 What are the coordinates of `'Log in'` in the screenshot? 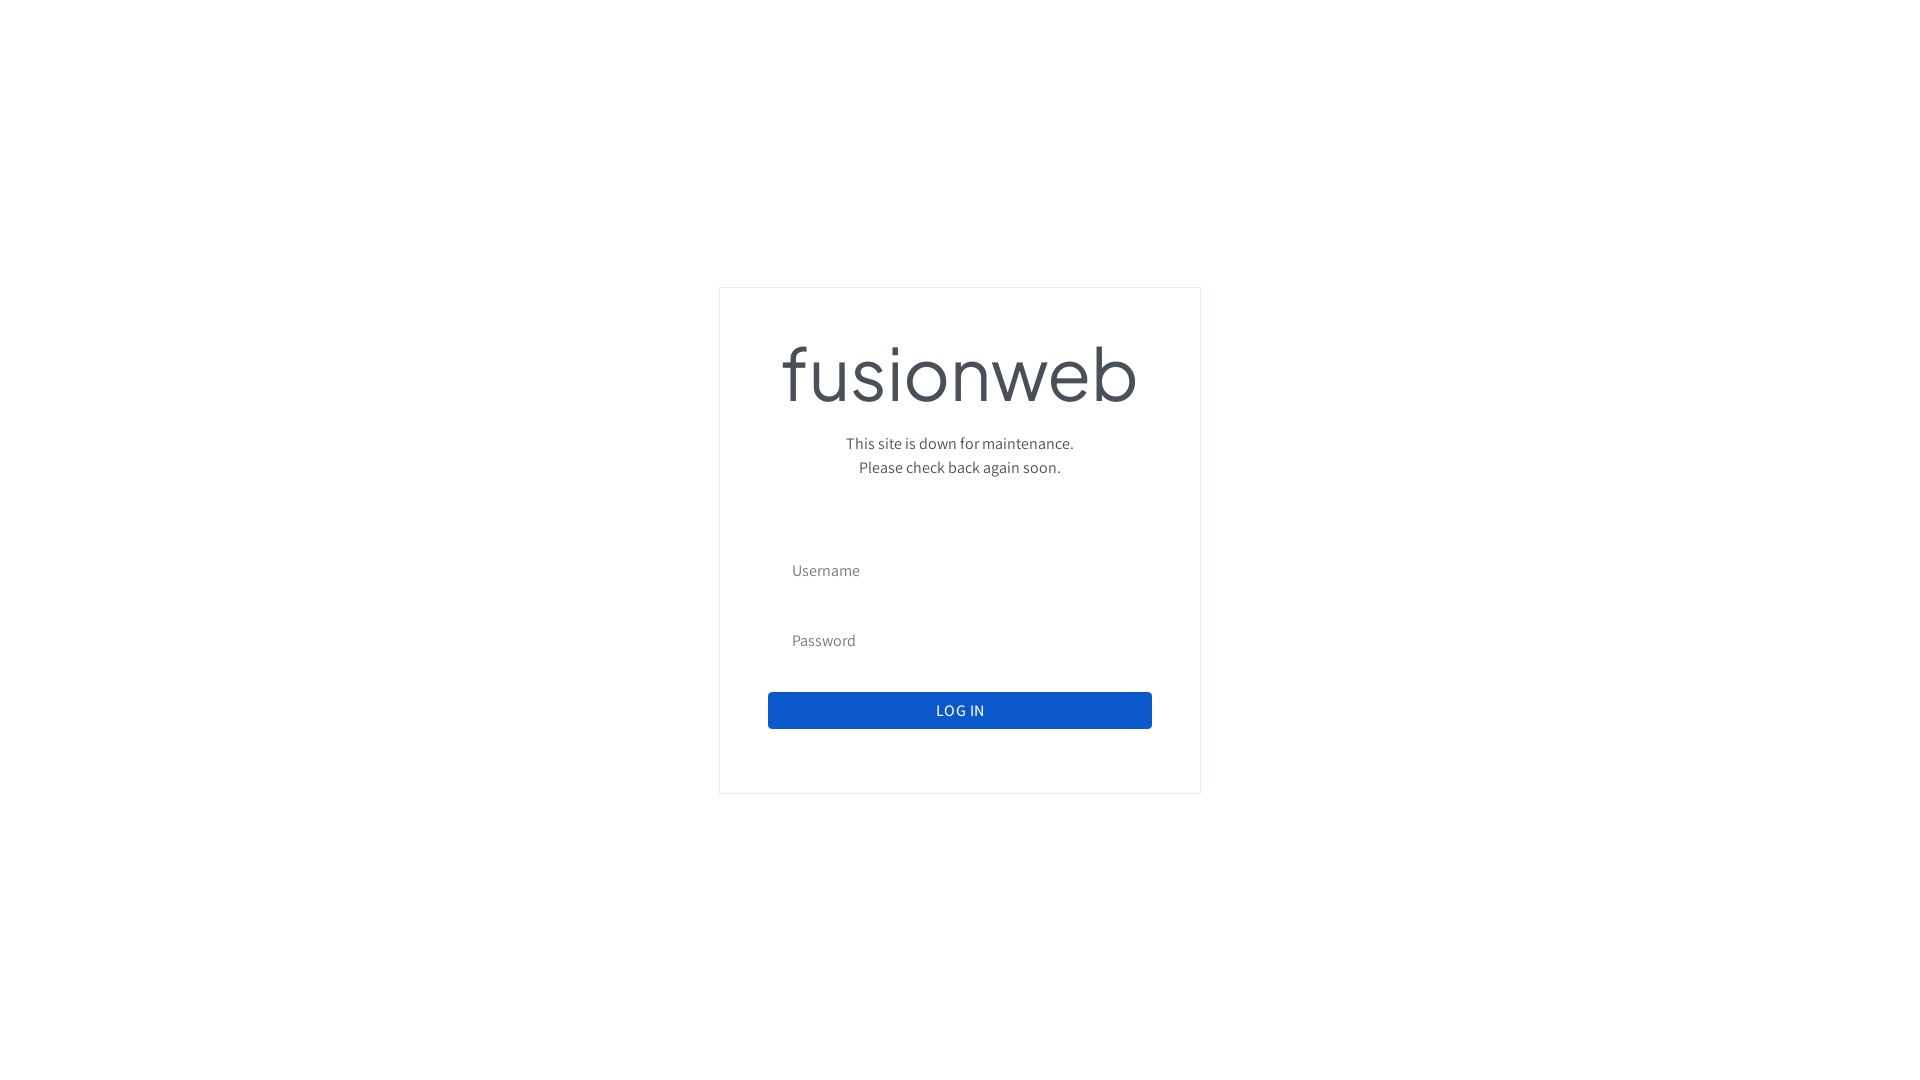 It's located at (960, 709).